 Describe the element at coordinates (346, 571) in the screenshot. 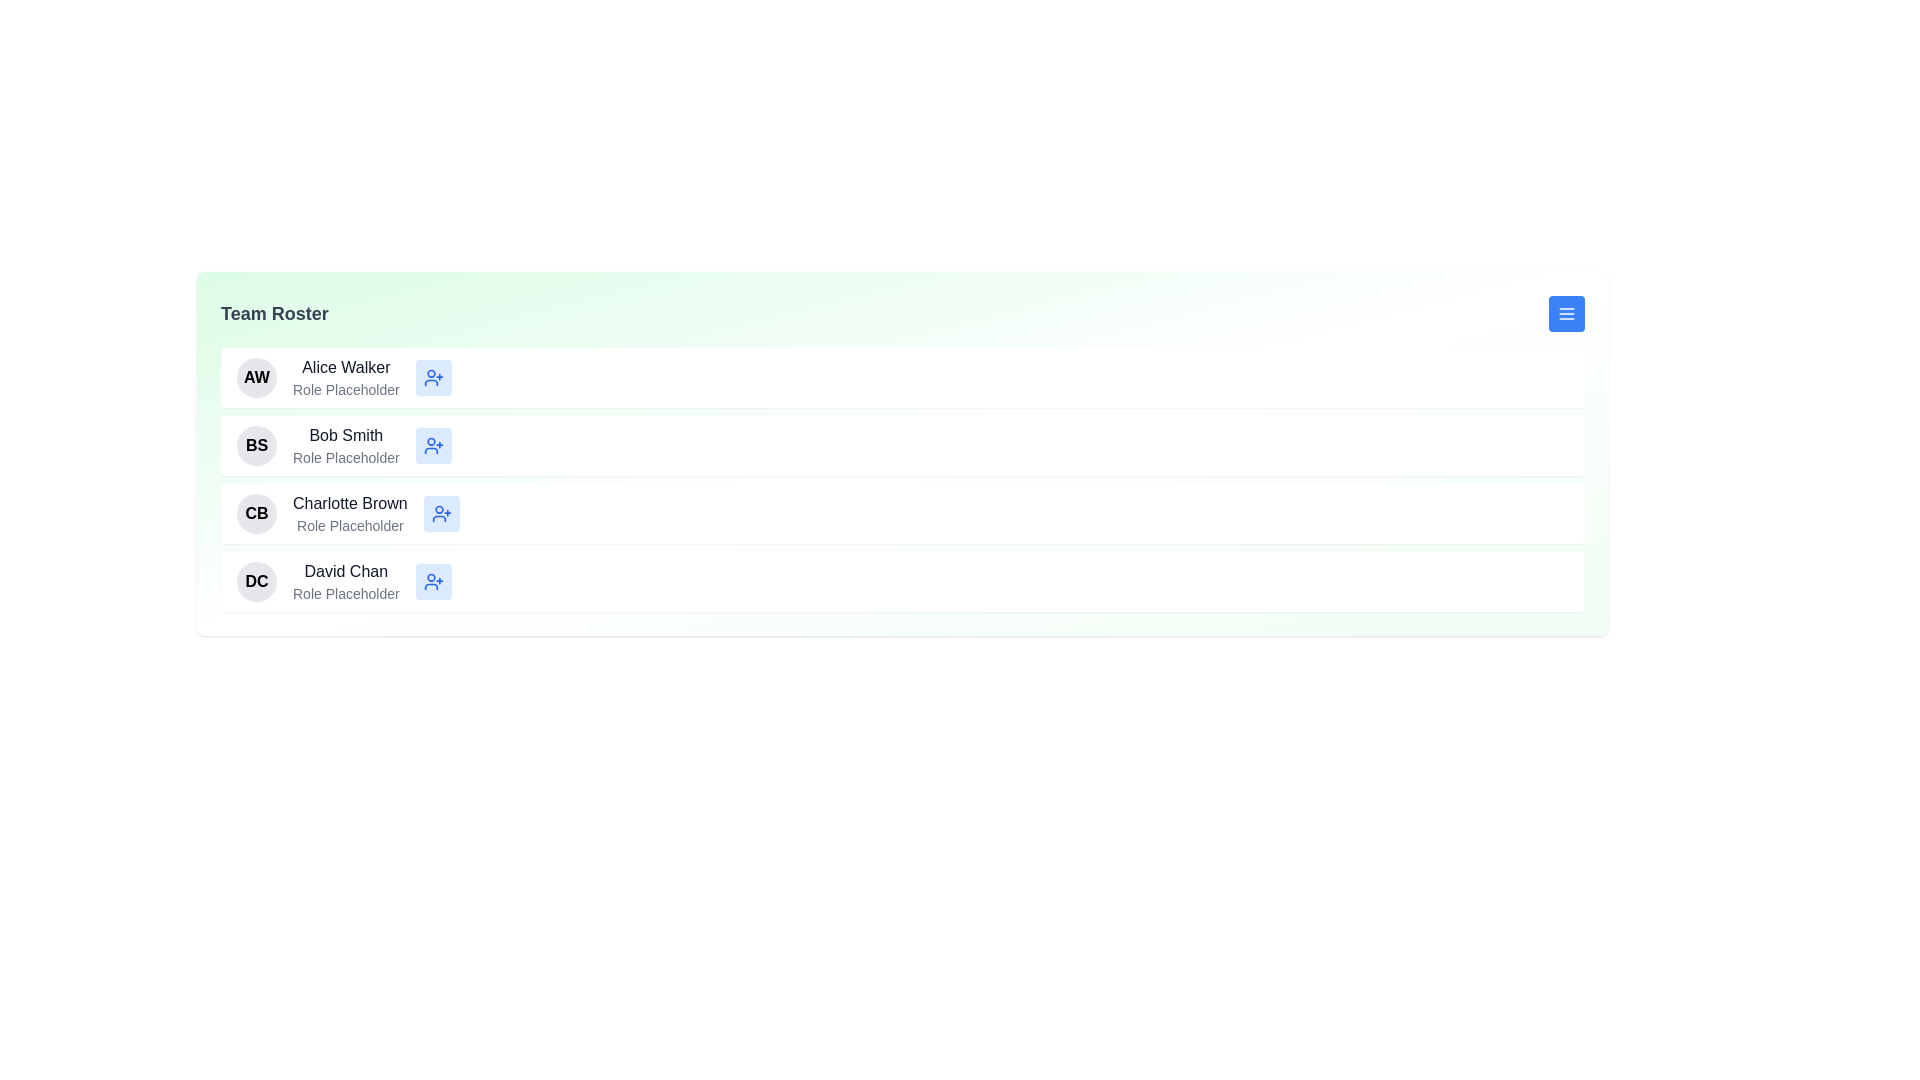

I see `the display name of the last person in the 'Team Roster' to interact or copy the text` at that location.